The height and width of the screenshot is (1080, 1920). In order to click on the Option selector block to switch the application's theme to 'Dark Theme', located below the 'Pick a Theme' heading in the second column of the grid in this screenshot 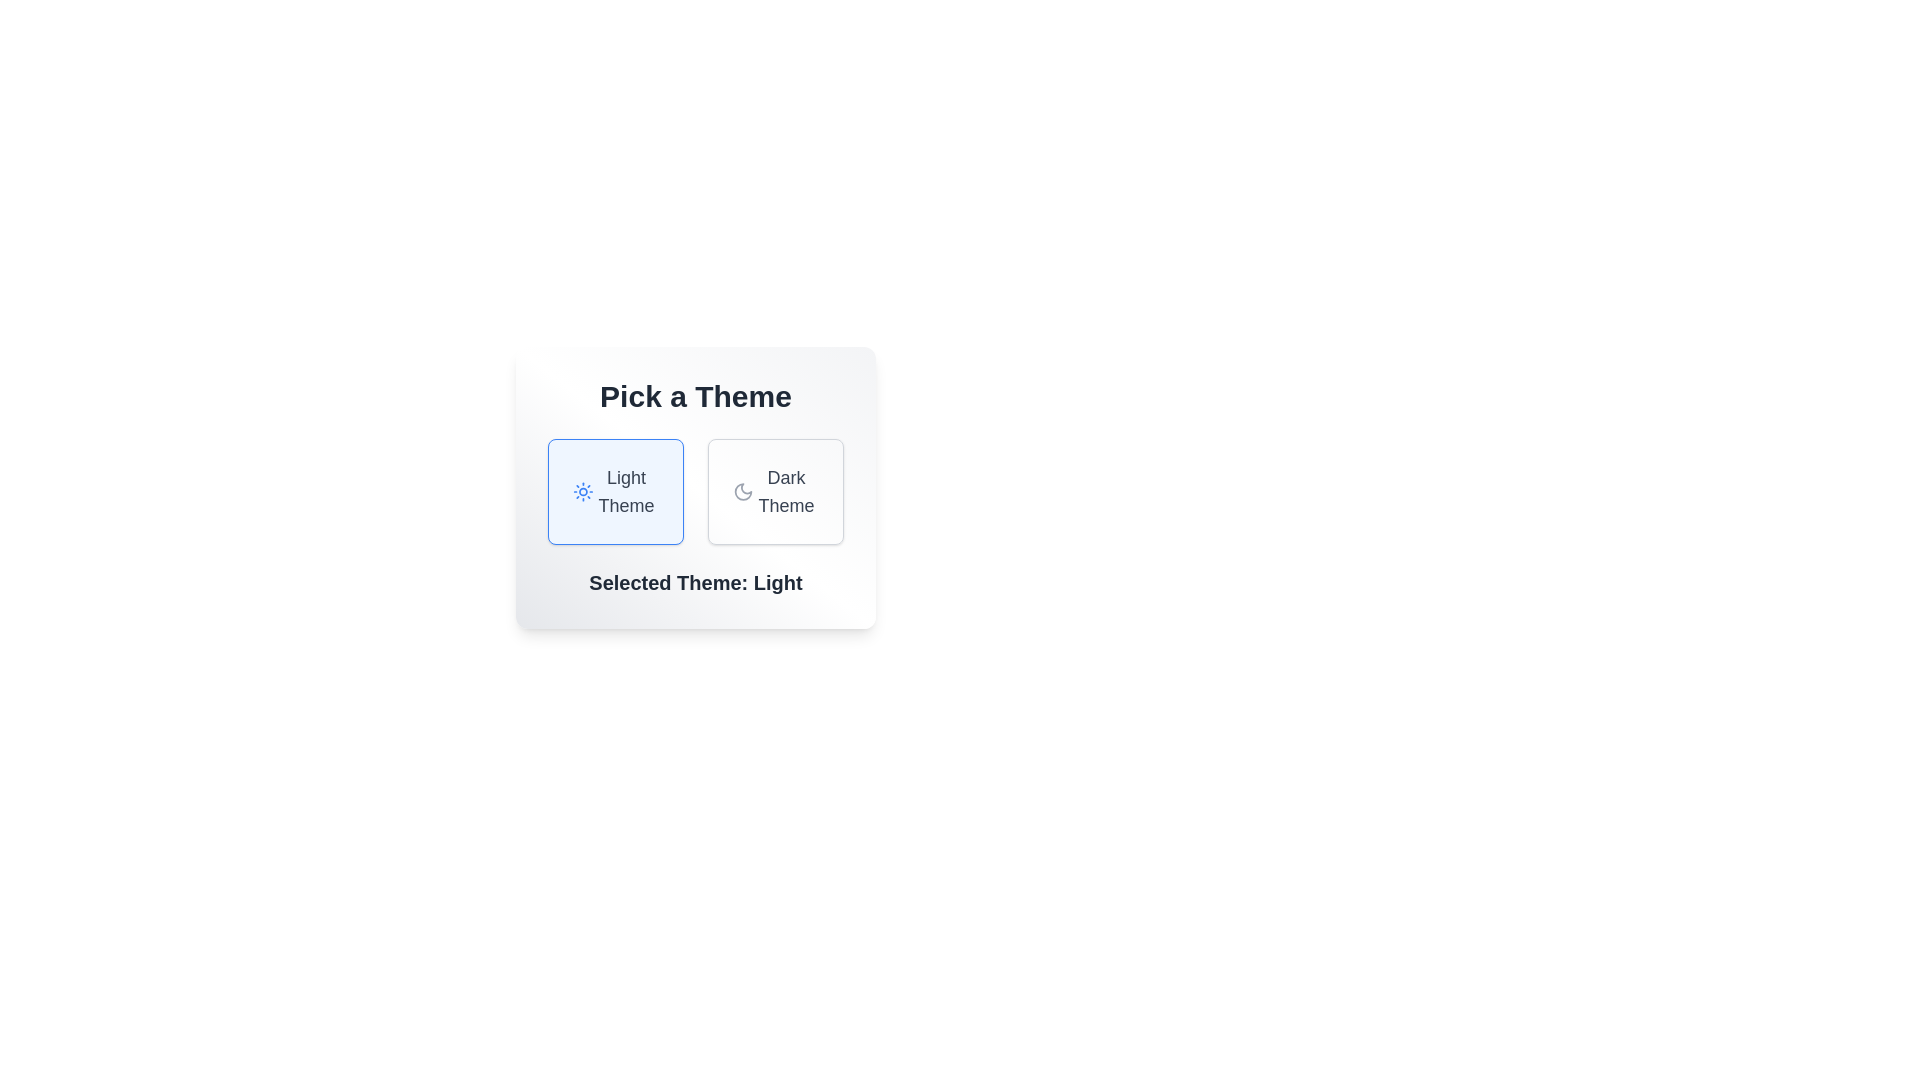, I will do `click(775, 492)`.